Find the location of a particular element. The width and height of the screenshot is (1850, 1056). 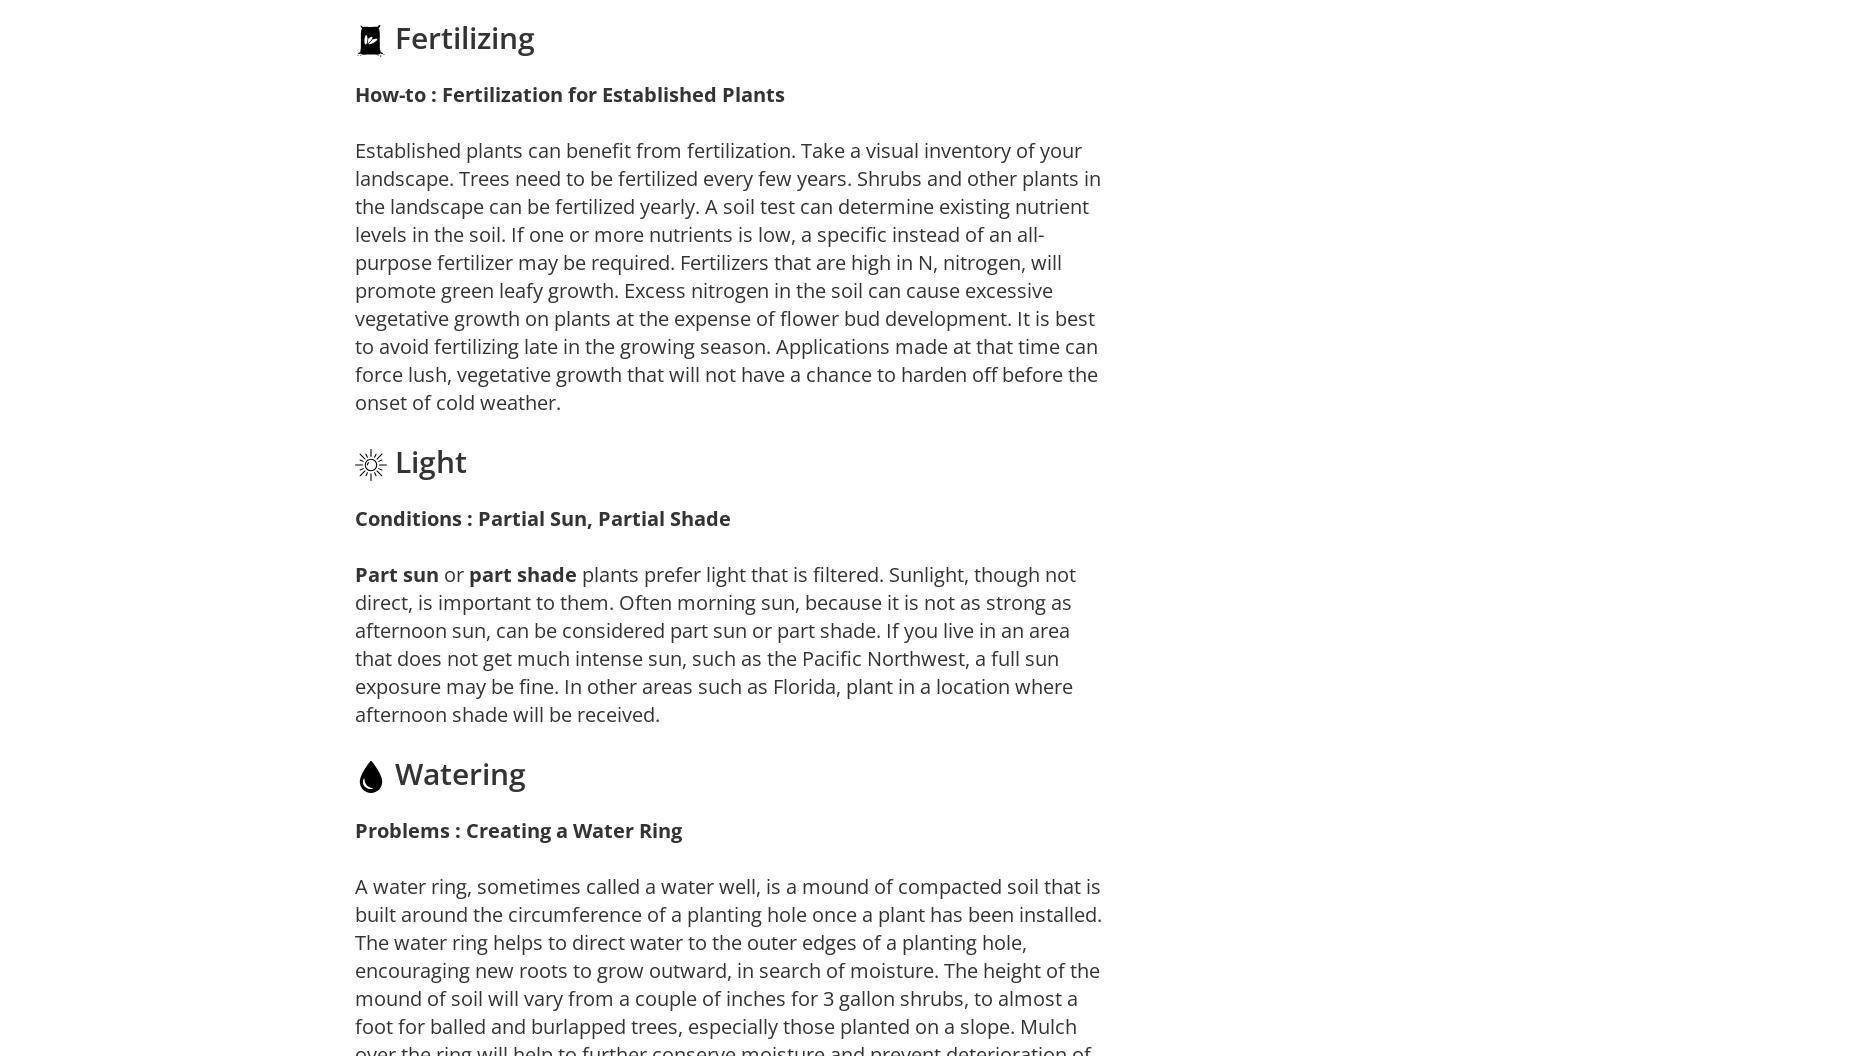

'Part sun' is located at coordinates (396, 573).